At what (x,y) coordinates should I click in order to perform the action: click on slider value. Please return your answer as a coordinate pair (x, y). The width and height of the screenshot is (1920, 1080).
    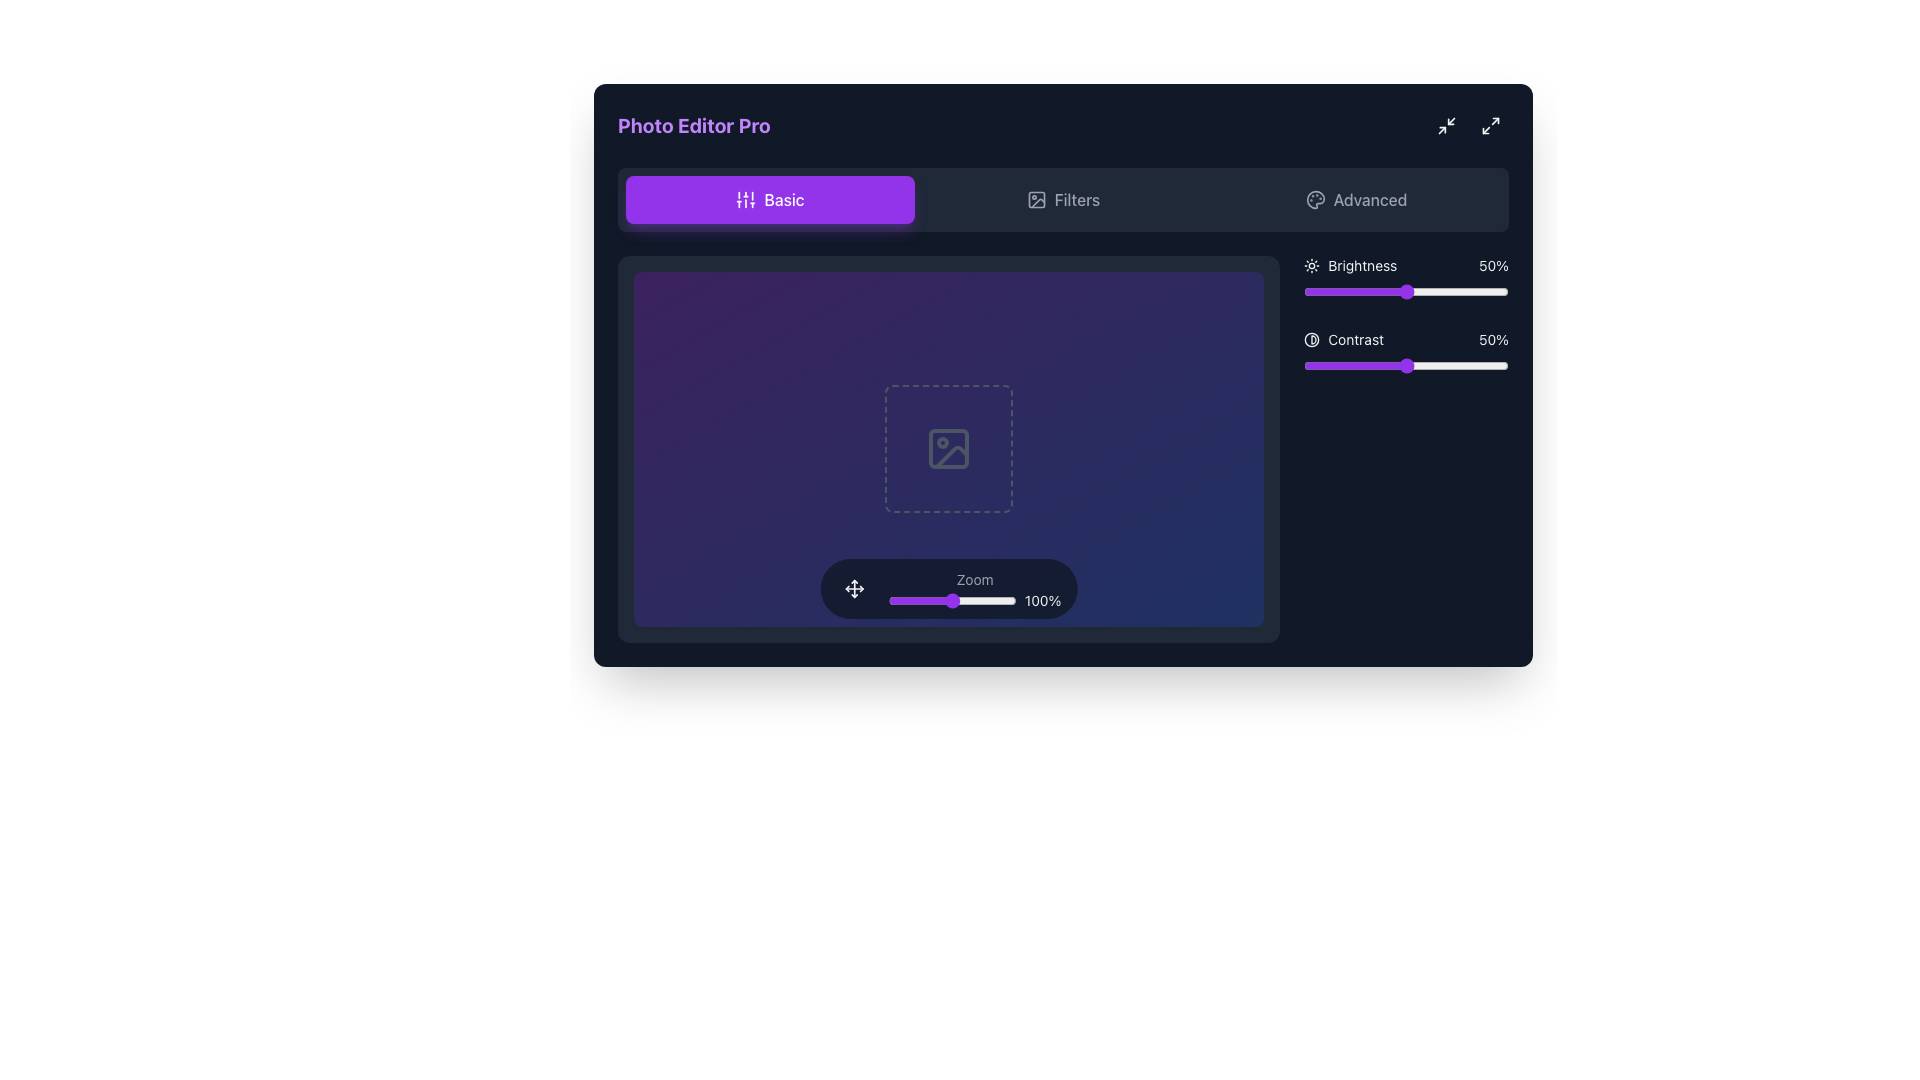
    Looking at the image, I should click on (1468, 292).